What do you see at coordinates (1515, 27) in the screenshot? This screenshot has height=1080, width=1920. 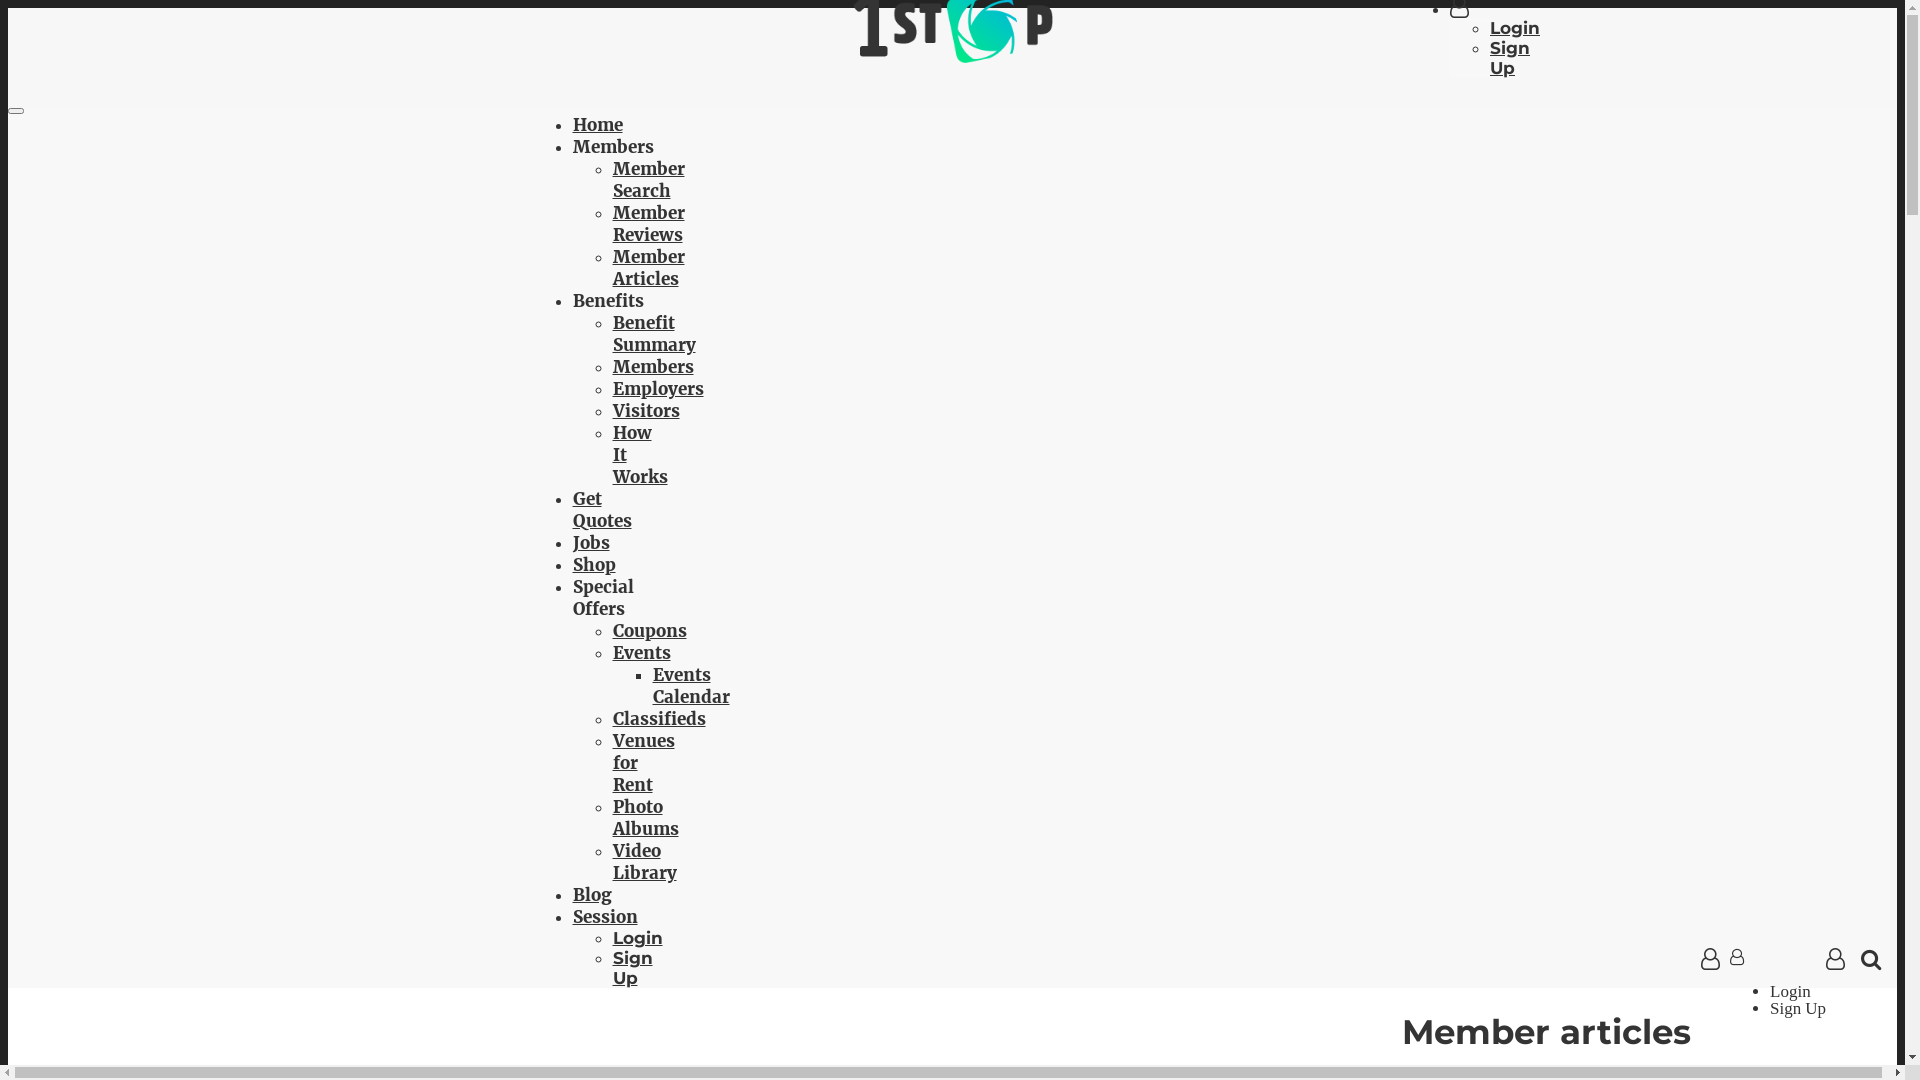 I see `'Login'` at bounding box center [1515, 27].